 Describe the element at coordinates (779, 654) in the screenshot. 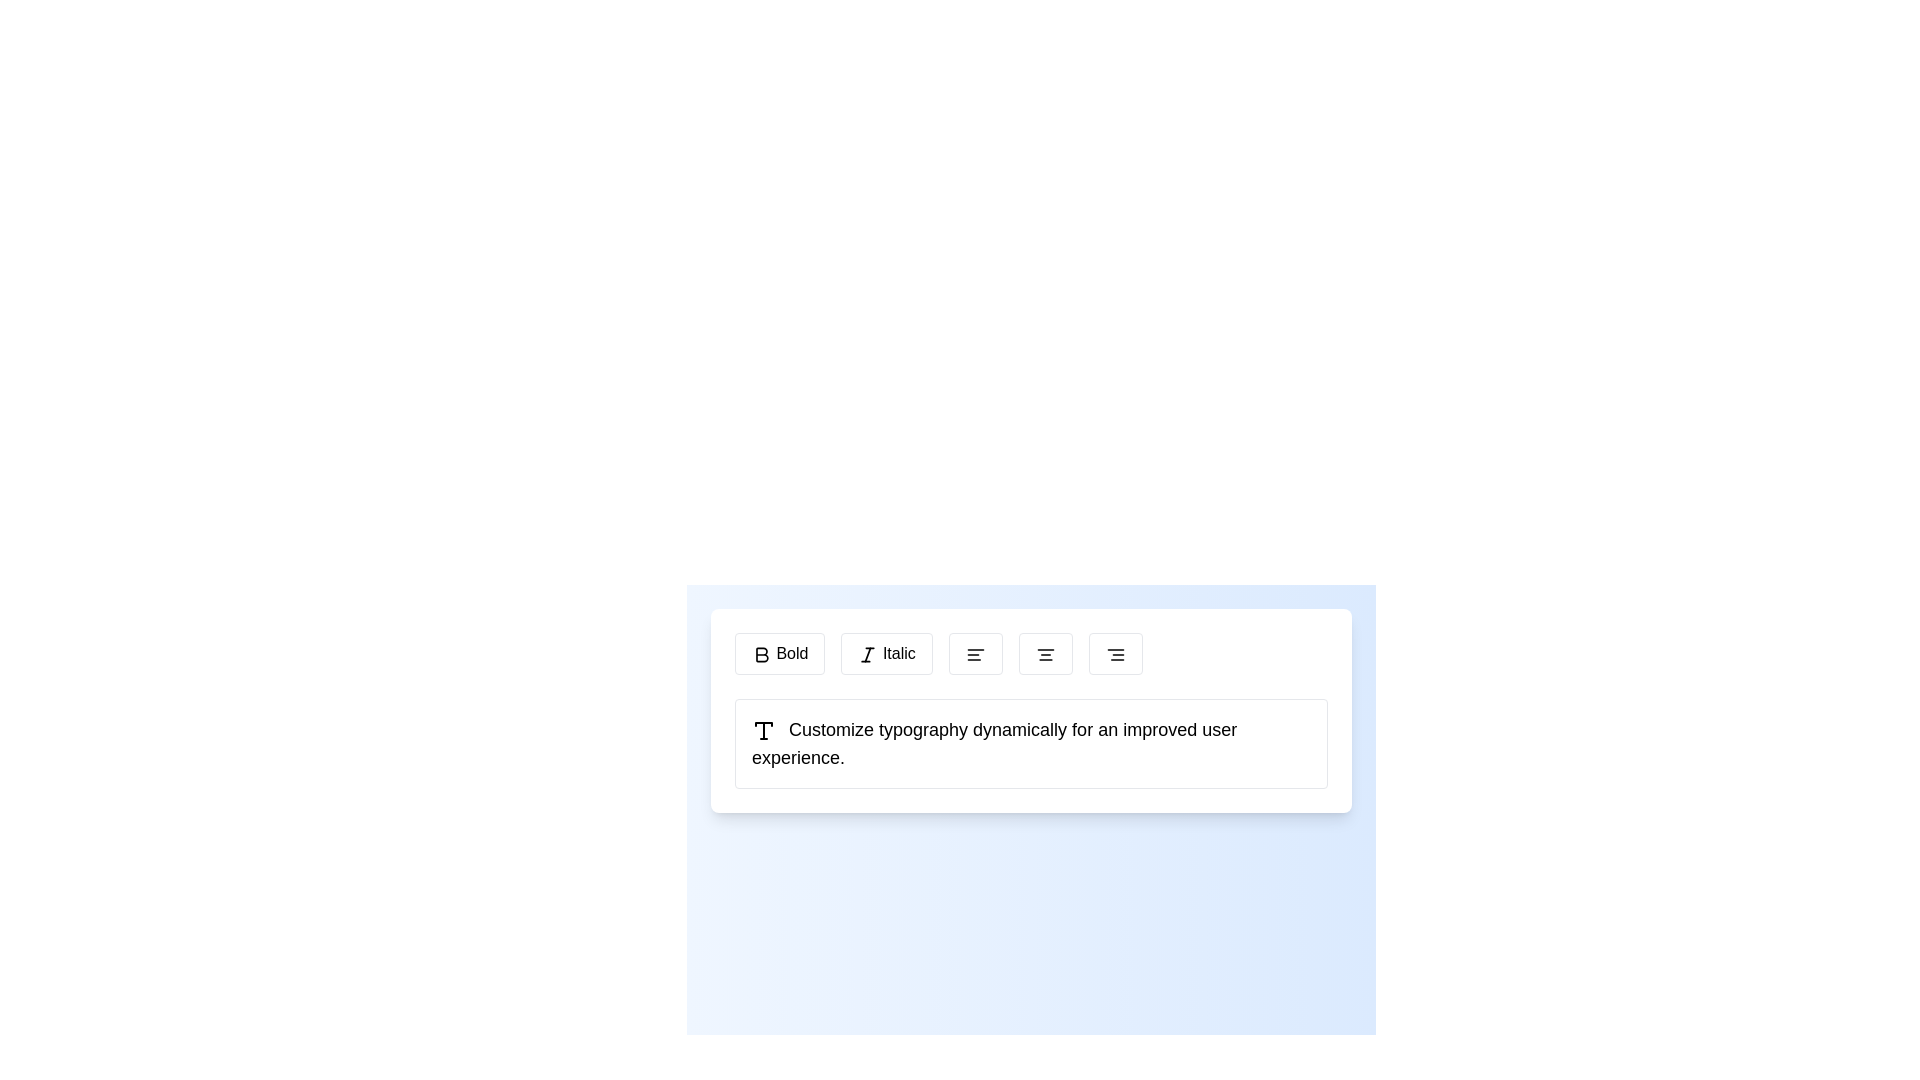

I see `the 'Bold' button, which is a rectangular button with a white background, black border, and rounded corners, containing a bold 'B' icon and the text 'Bold' adjacent to it` at that location.